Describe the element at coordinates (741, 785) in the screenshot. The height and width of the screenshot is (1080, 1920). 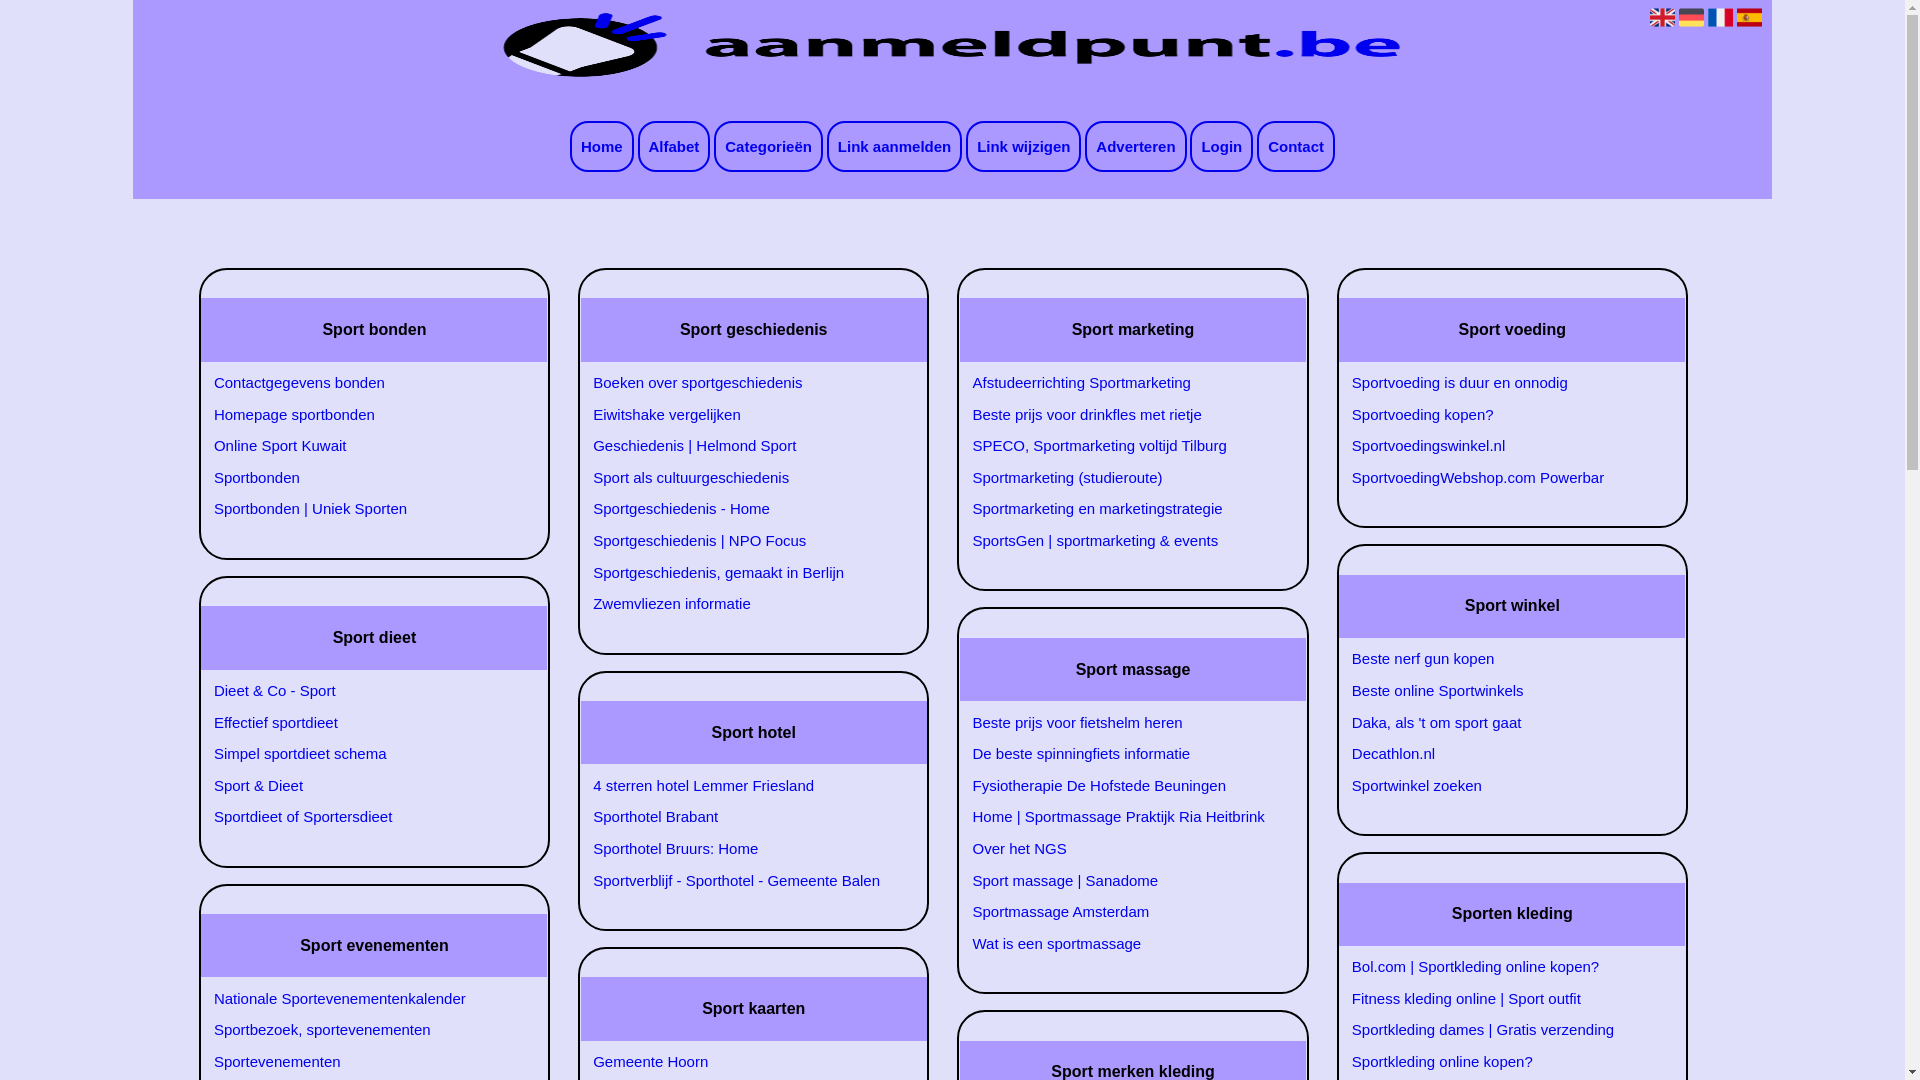
I see `'4 sterren hotel Lemmer Friesland'` at that location.